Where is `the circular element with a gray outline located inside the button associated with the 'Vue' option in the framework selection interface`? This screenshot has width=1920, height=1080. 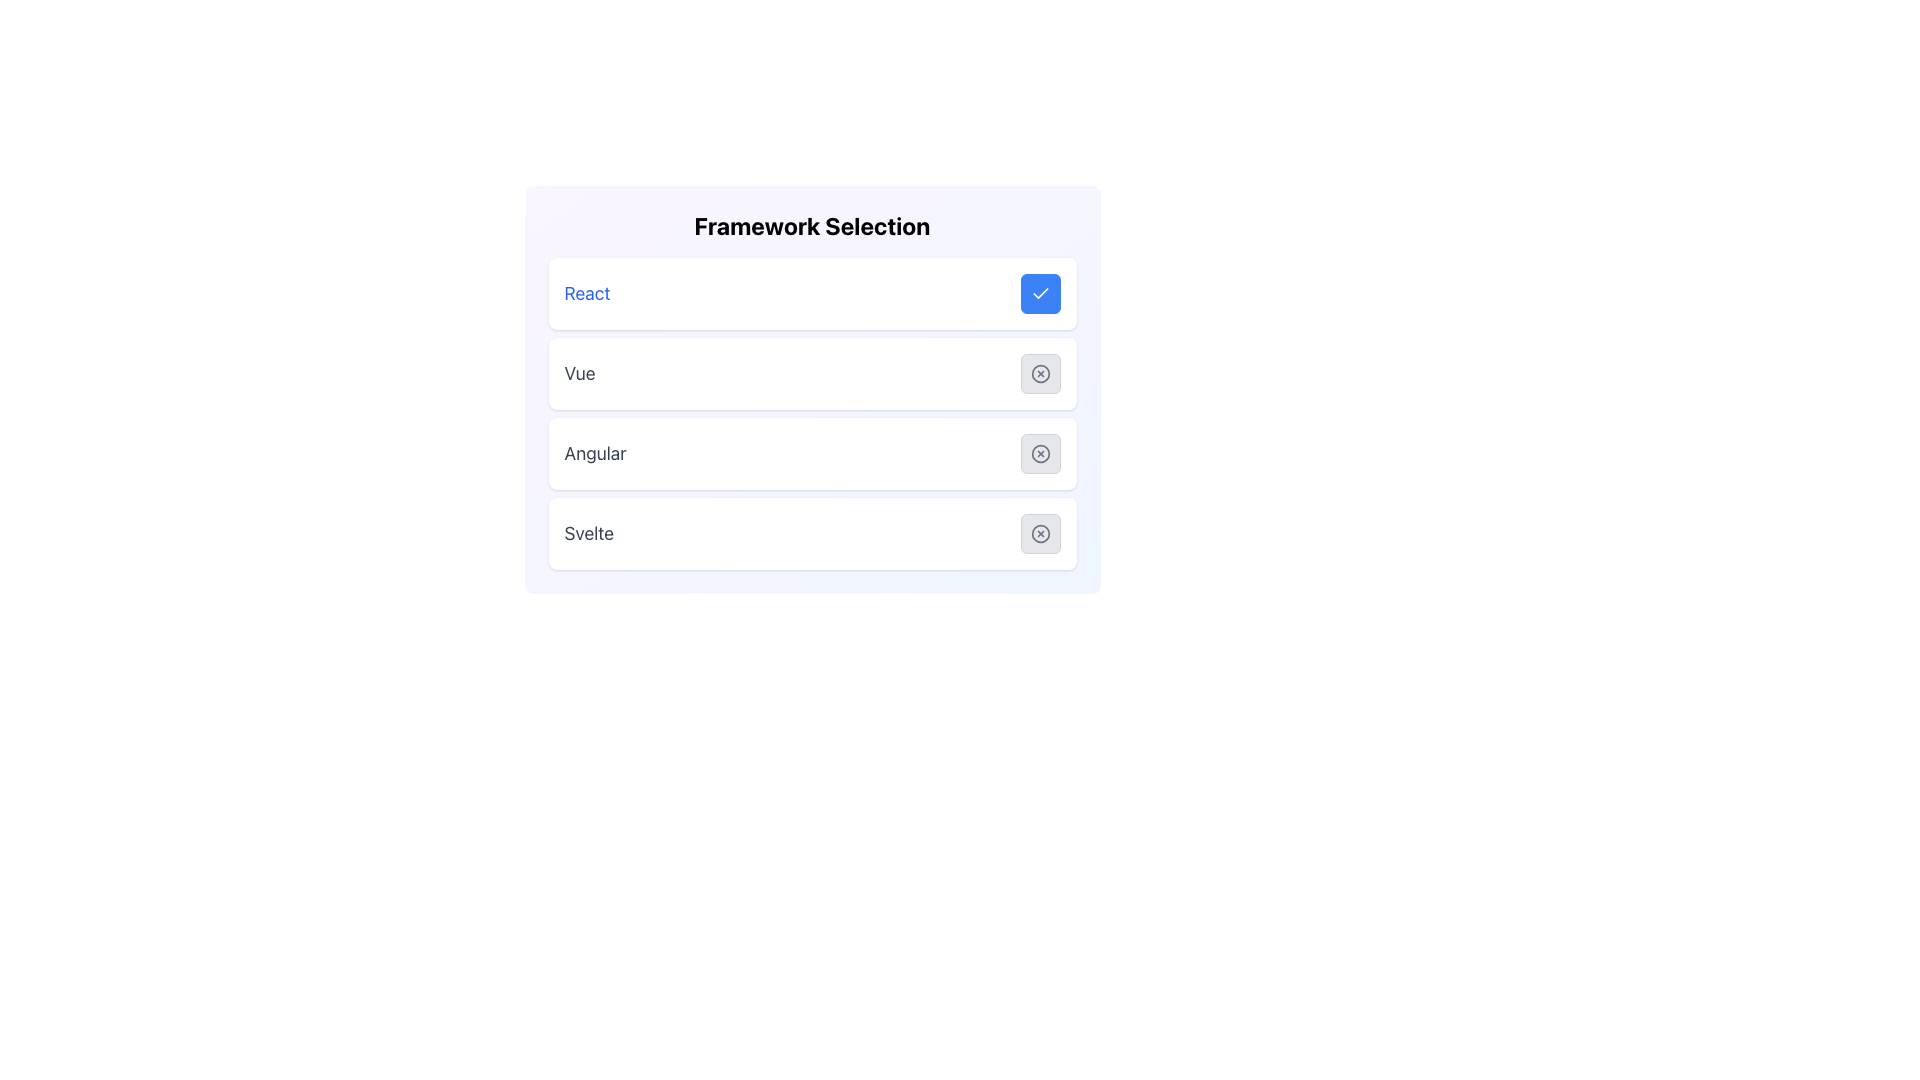
the circular element with a gray outline located inside the button associated with the 'Vue' option in the framework selection interface is located at coordinates (1040, 374).